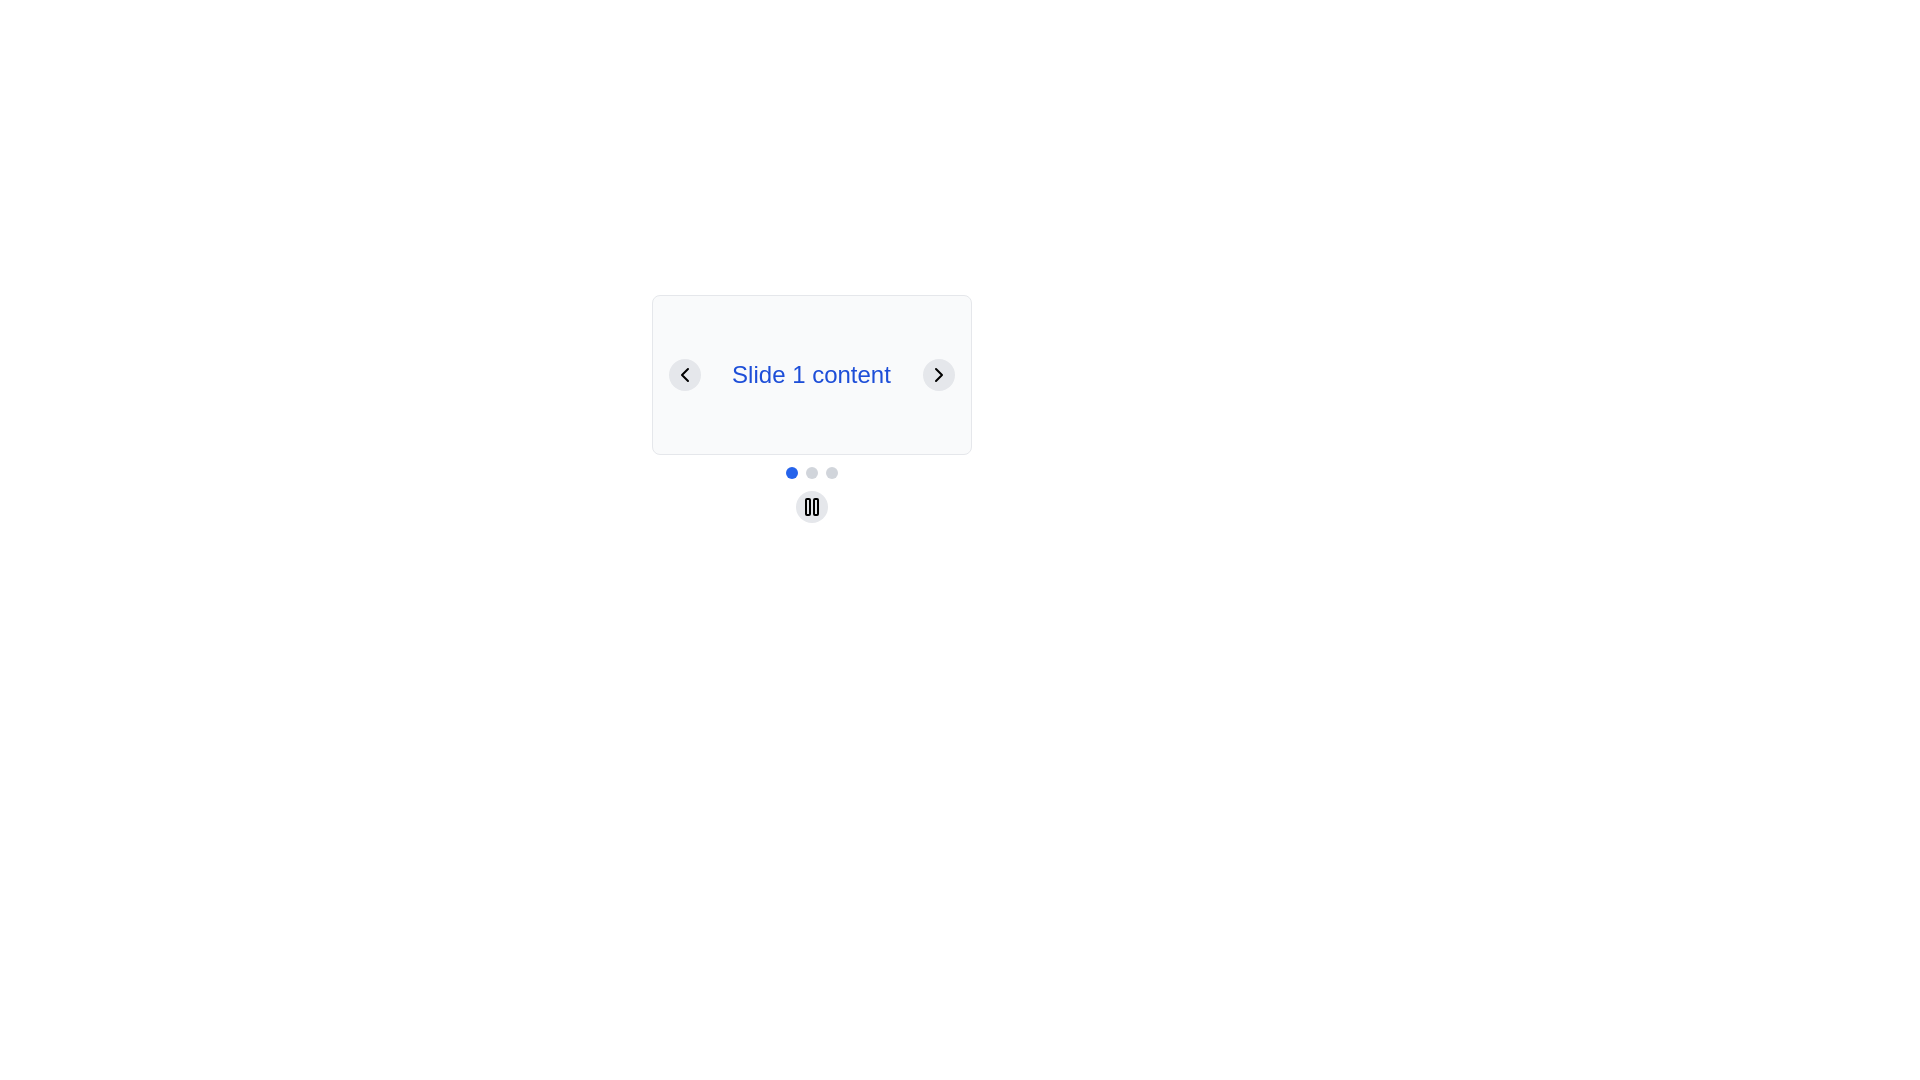 The height and width of the screenshot is (1080, 1920). Describe the element at coordinates (831, 473) in the screenshot. I see `the third dot indicator, which is a small light gray circular dot located horizontally in a sequence of three dots below the 'Slide 1 content' box` at that location.